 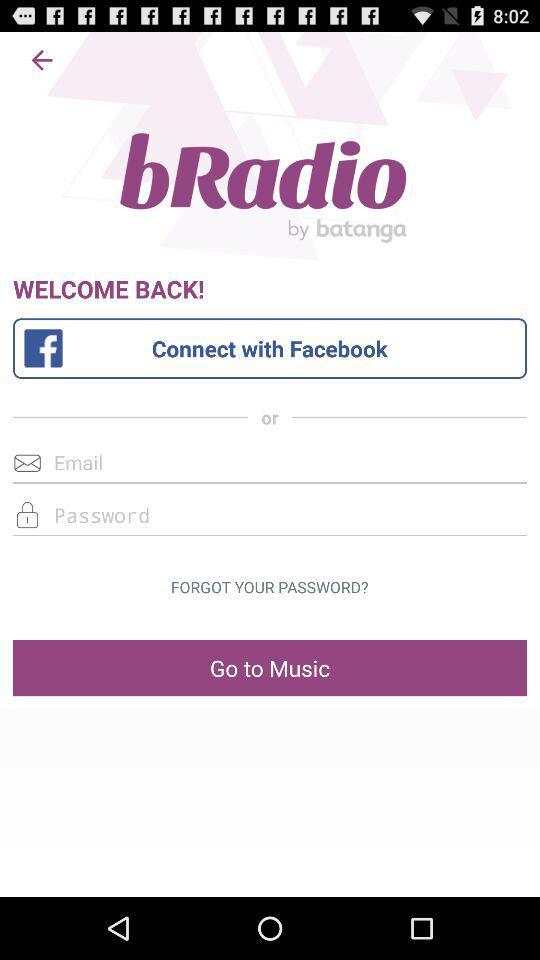 What do you see at coordinates (42, 59) in the screenshot?
I see `button to return to the previous menu` at bounding box center [42, 59].